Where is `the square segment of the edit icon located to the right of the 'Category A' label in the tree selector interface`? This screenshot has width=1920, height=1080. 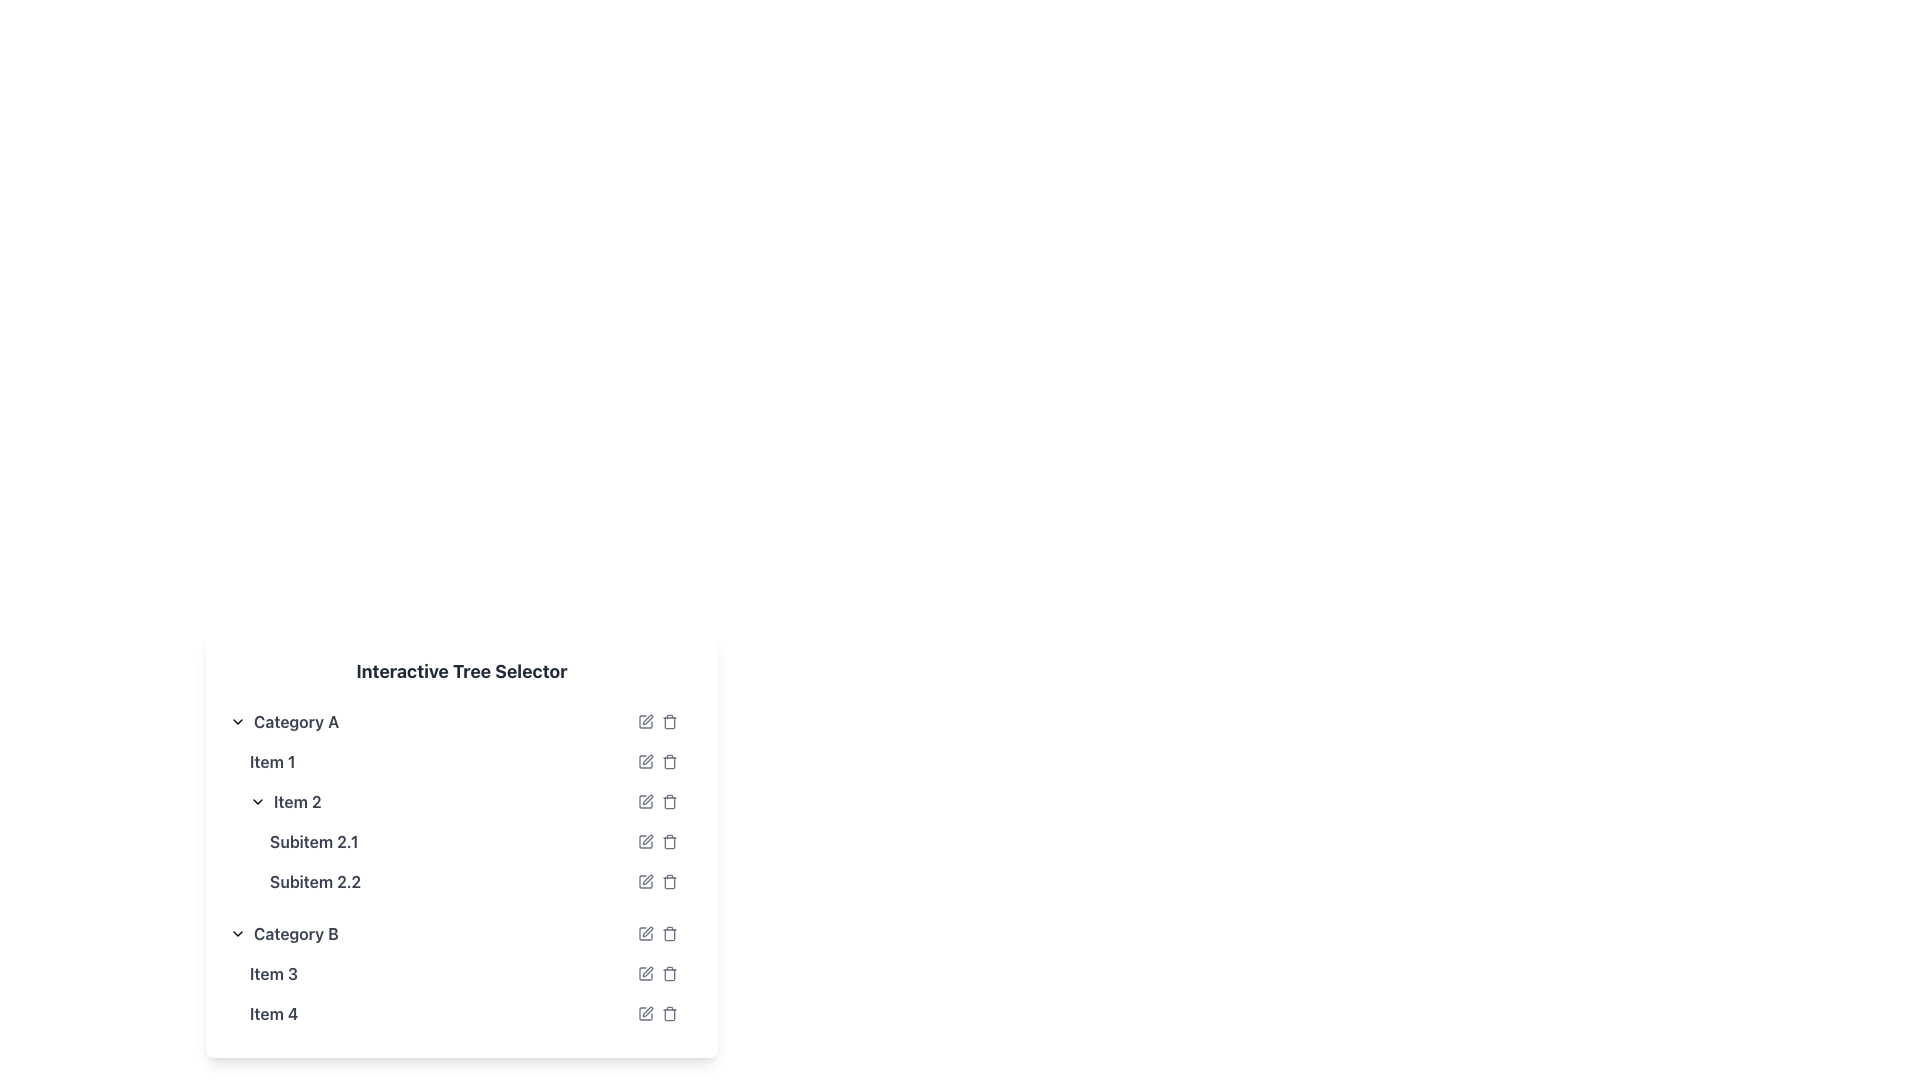
the square segment of the edit icon located to the right of the 'Category A' label in the tree selector interface is located at coordinates (646, 721).